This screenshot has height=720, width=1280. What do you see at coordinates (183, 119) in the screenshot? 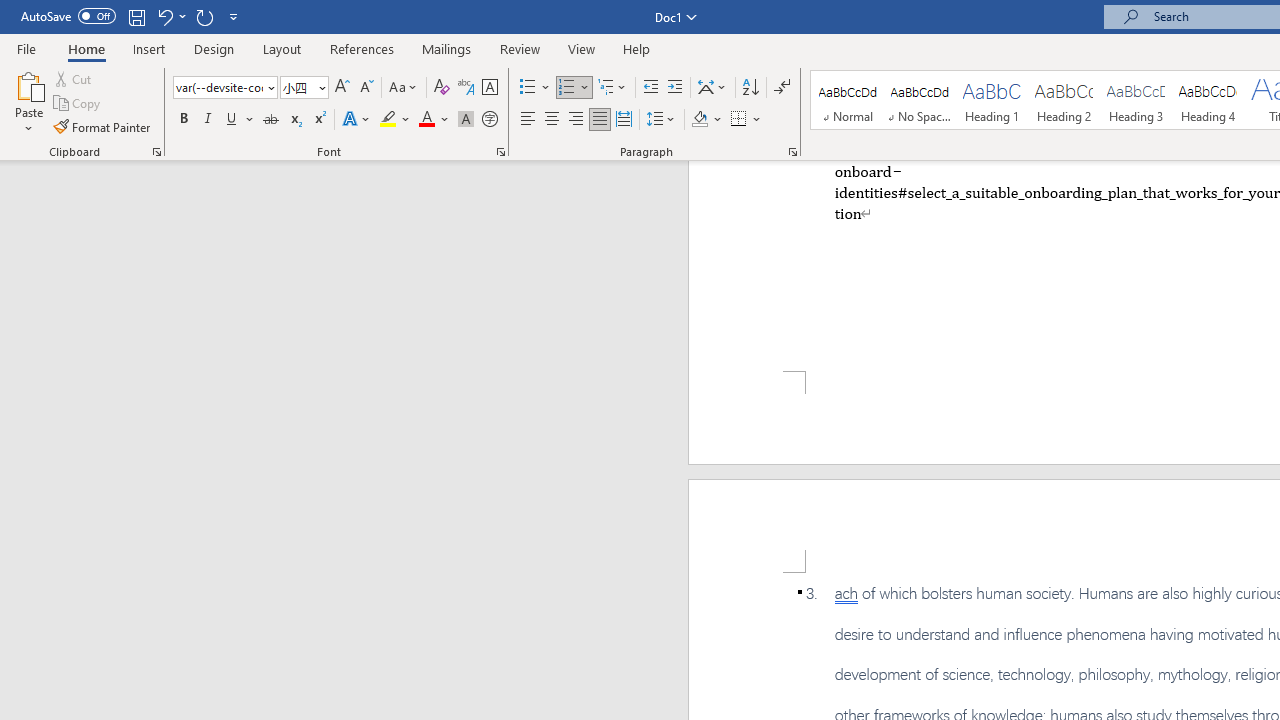
I see `'Bold'` at bounding box center [183, 119].